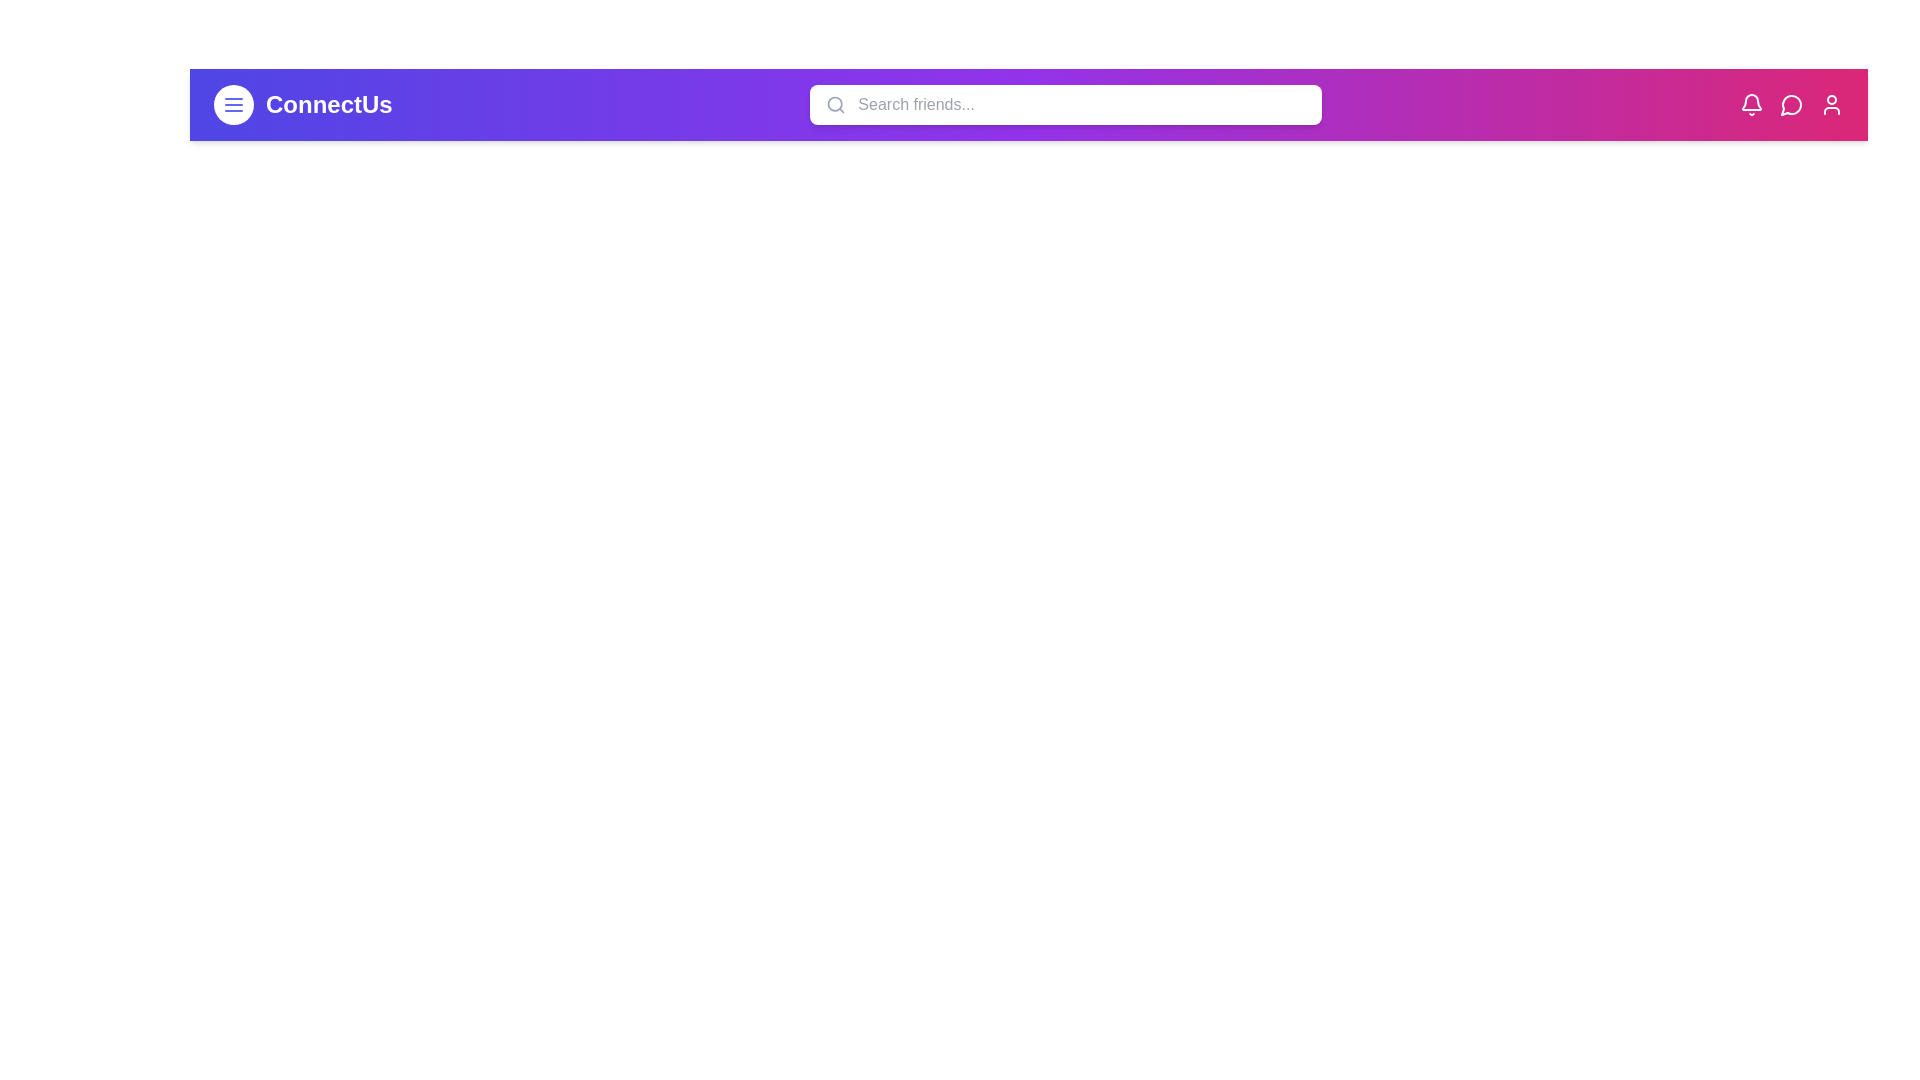 The height and width of the screenshot is (1080, 1920). I want to click on the menu button to toggle the sidebar, so click(234, 104).